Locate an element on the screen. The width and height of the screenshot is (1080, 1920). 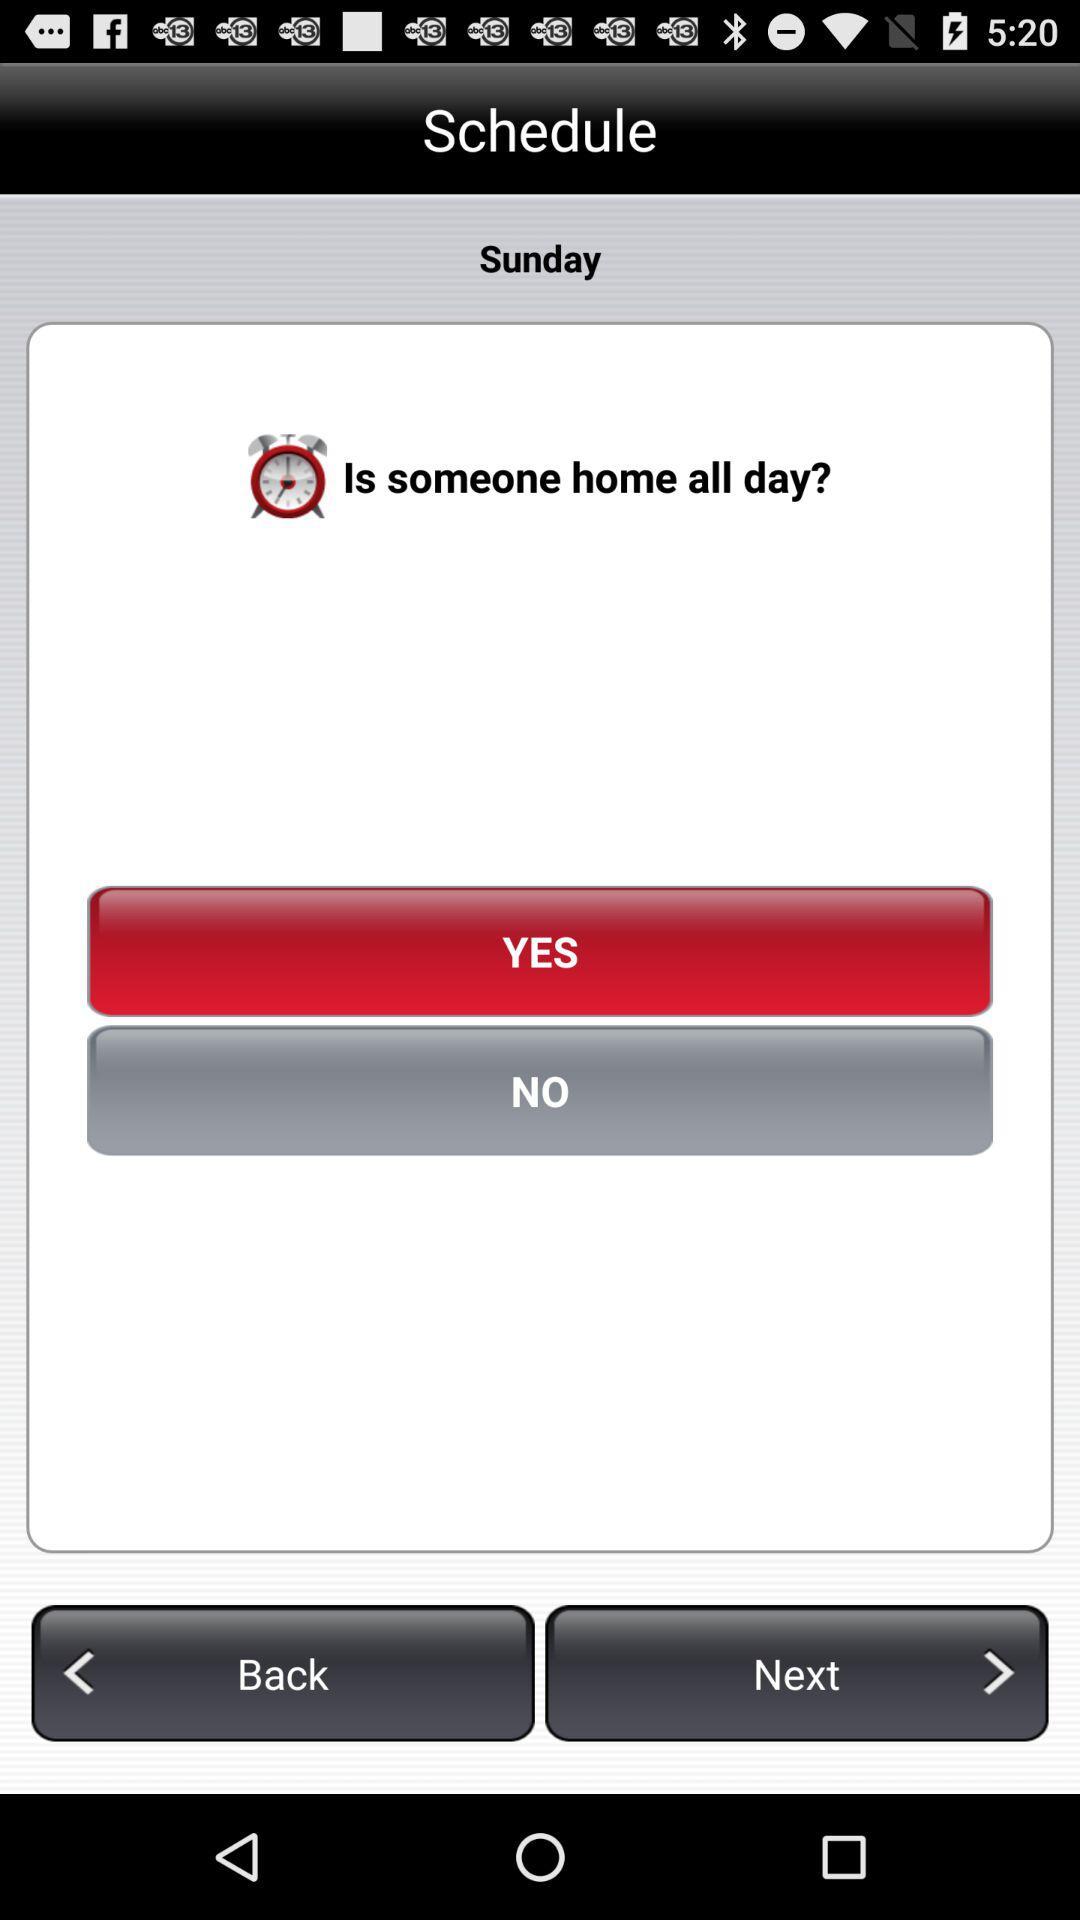
the item next to the next icon is located at coordinates (283, 1673).